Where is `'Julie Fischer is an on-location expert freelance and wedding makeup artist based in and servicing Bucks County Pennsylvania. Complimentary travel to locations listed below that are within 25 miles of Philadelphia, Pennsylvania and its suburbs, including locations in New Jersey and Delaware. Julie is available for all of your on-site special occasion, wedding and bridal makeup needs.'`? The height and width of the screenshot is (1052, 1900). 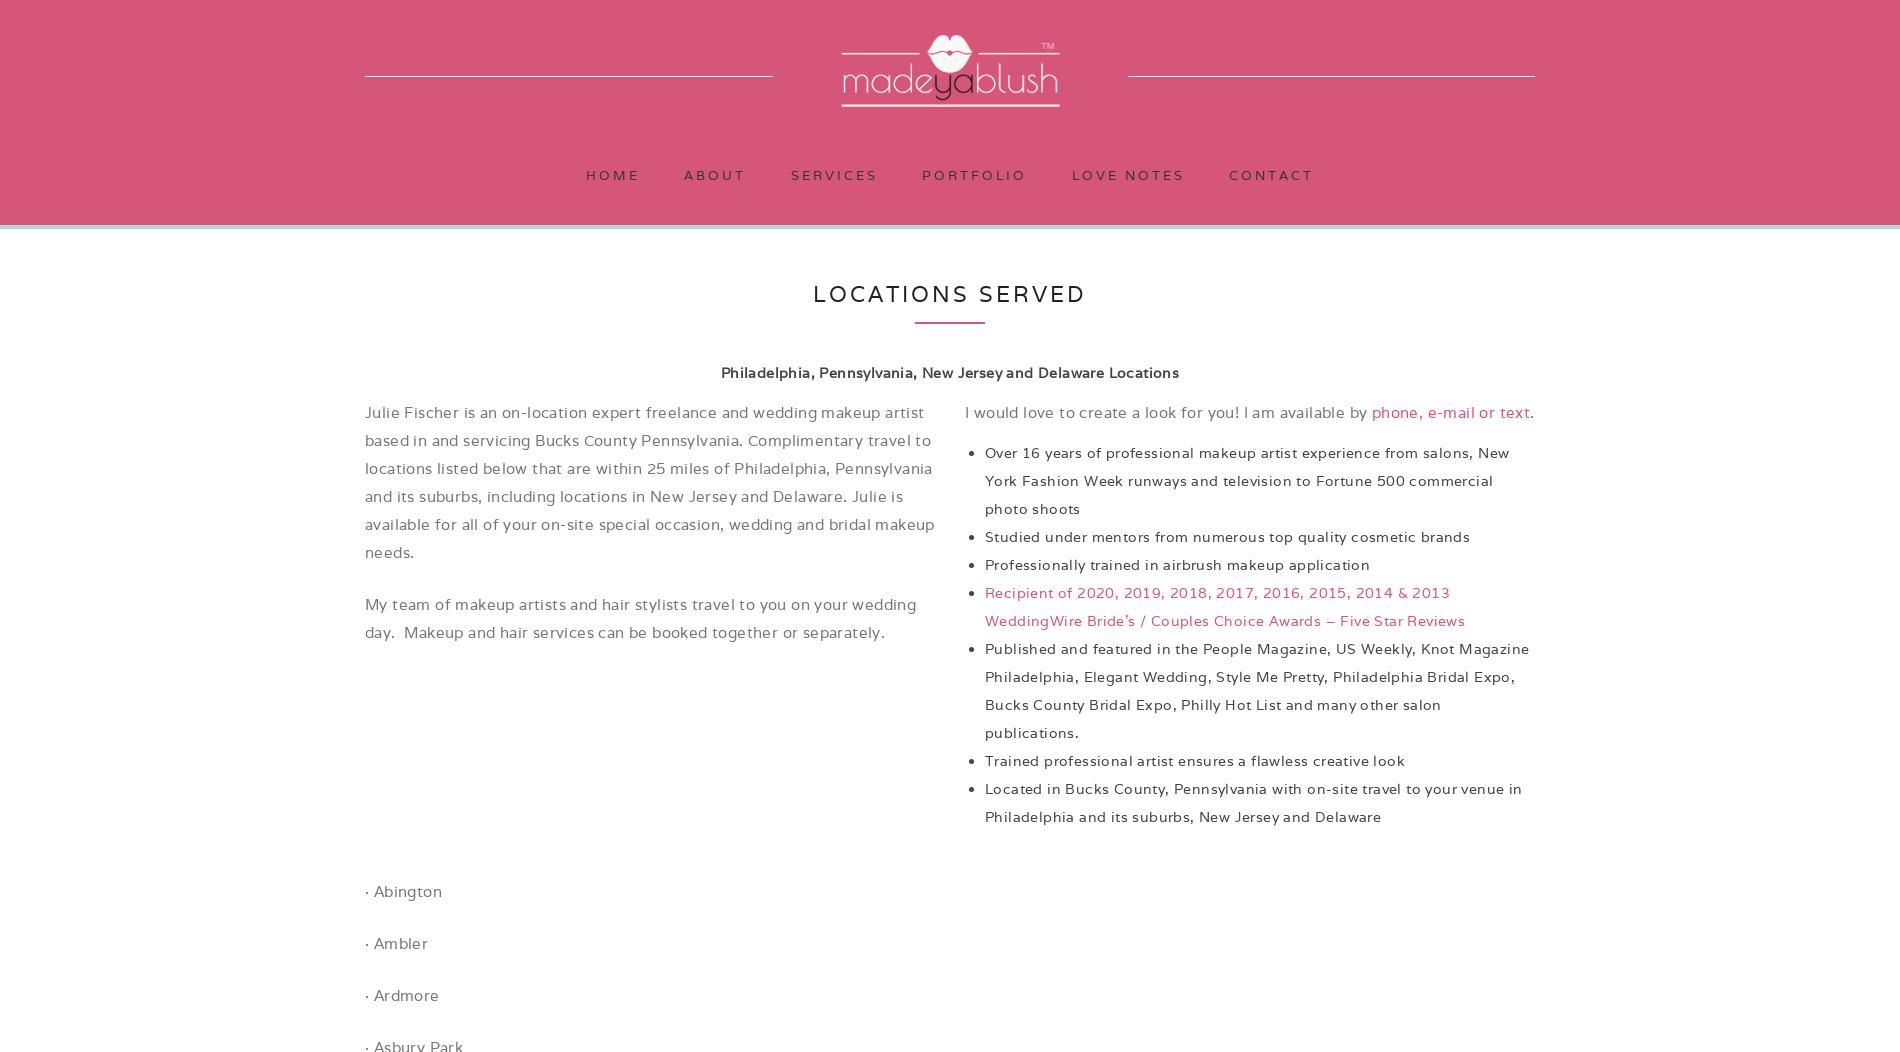
'Julie Fischer is an on-location expert freelance and wedding makeup artist based in and servicing Bucks County Pennsylvania. Complimentary travel to locations listed below that are within 25 miles of Philadelphia, Pennsylvania and its suburbs, including locations in New Jersey and Delaware. Julie is available for all of your on-site special occasion, wedding and bridal makeup needs.' is located at coordinates (363, 482).